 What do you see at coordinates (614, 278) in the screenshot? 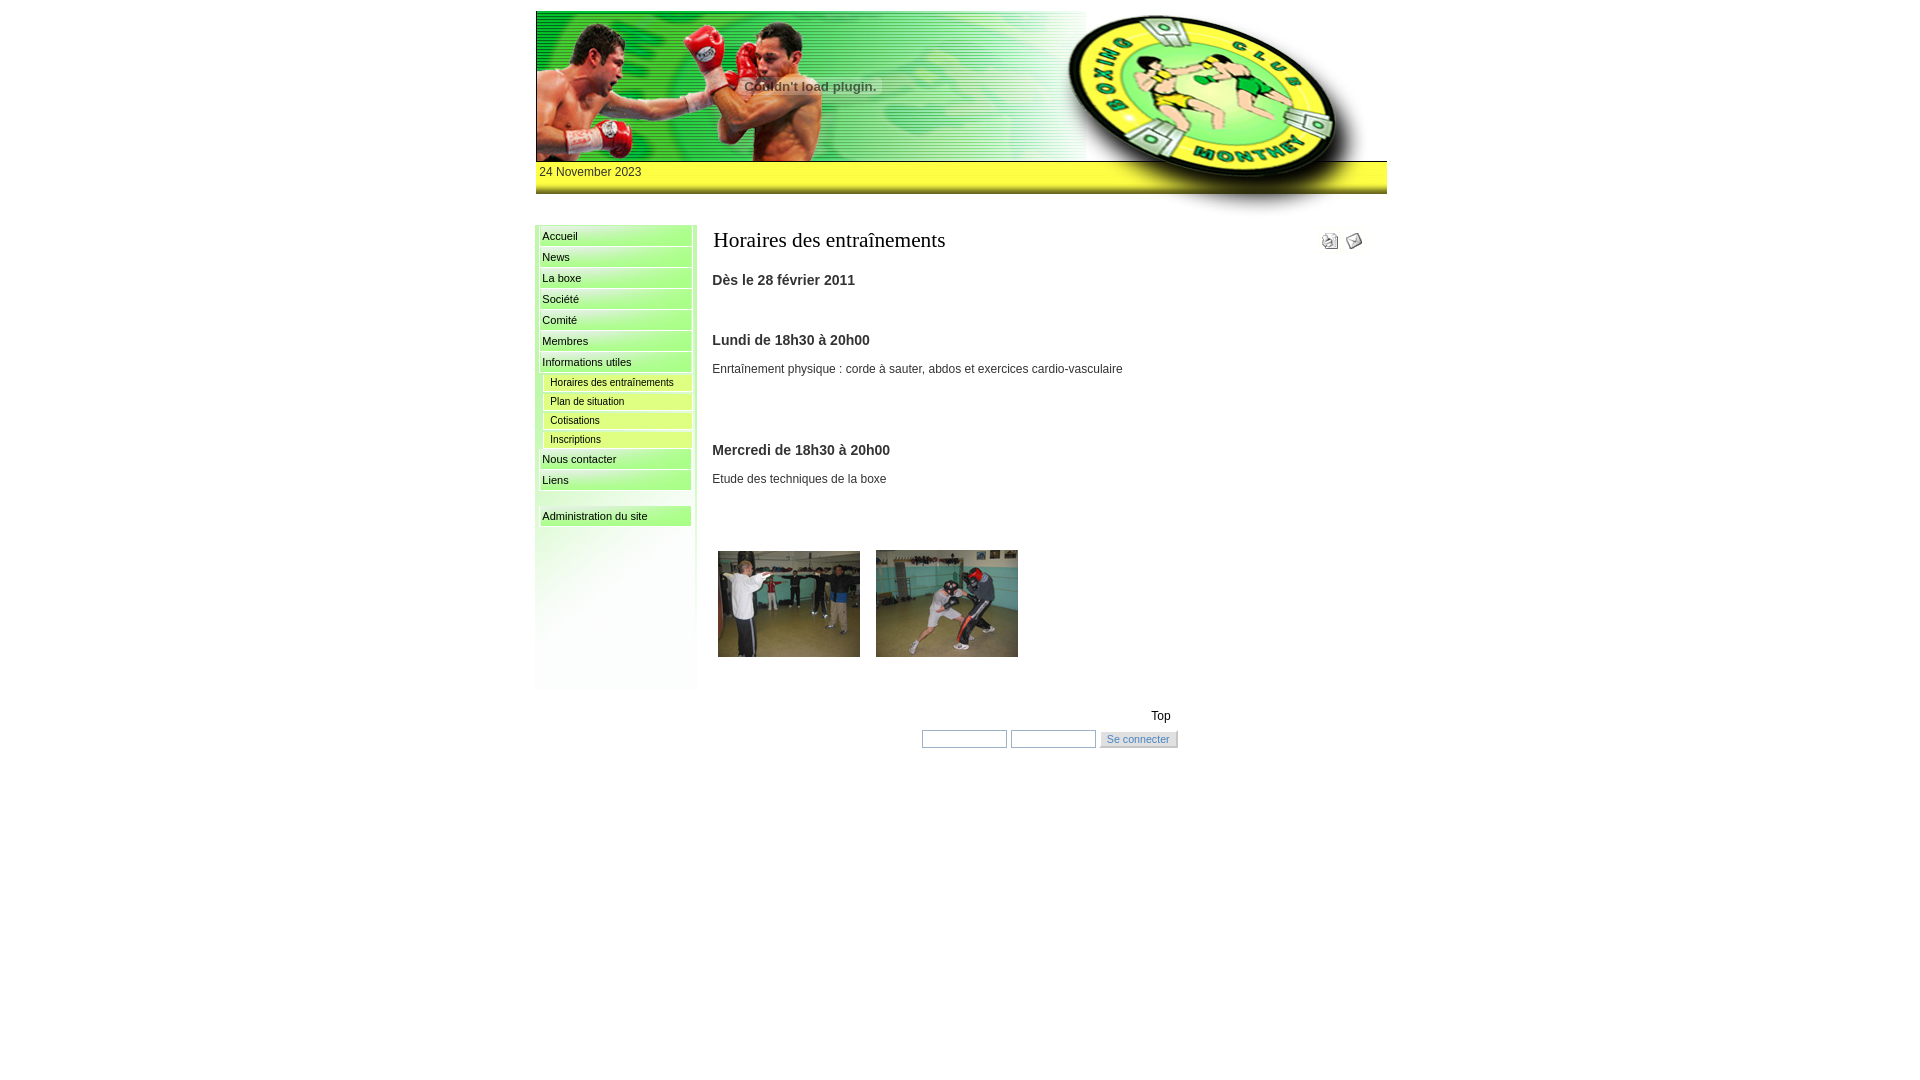
I see `'La boxe'` at bounding box center [614, 278].